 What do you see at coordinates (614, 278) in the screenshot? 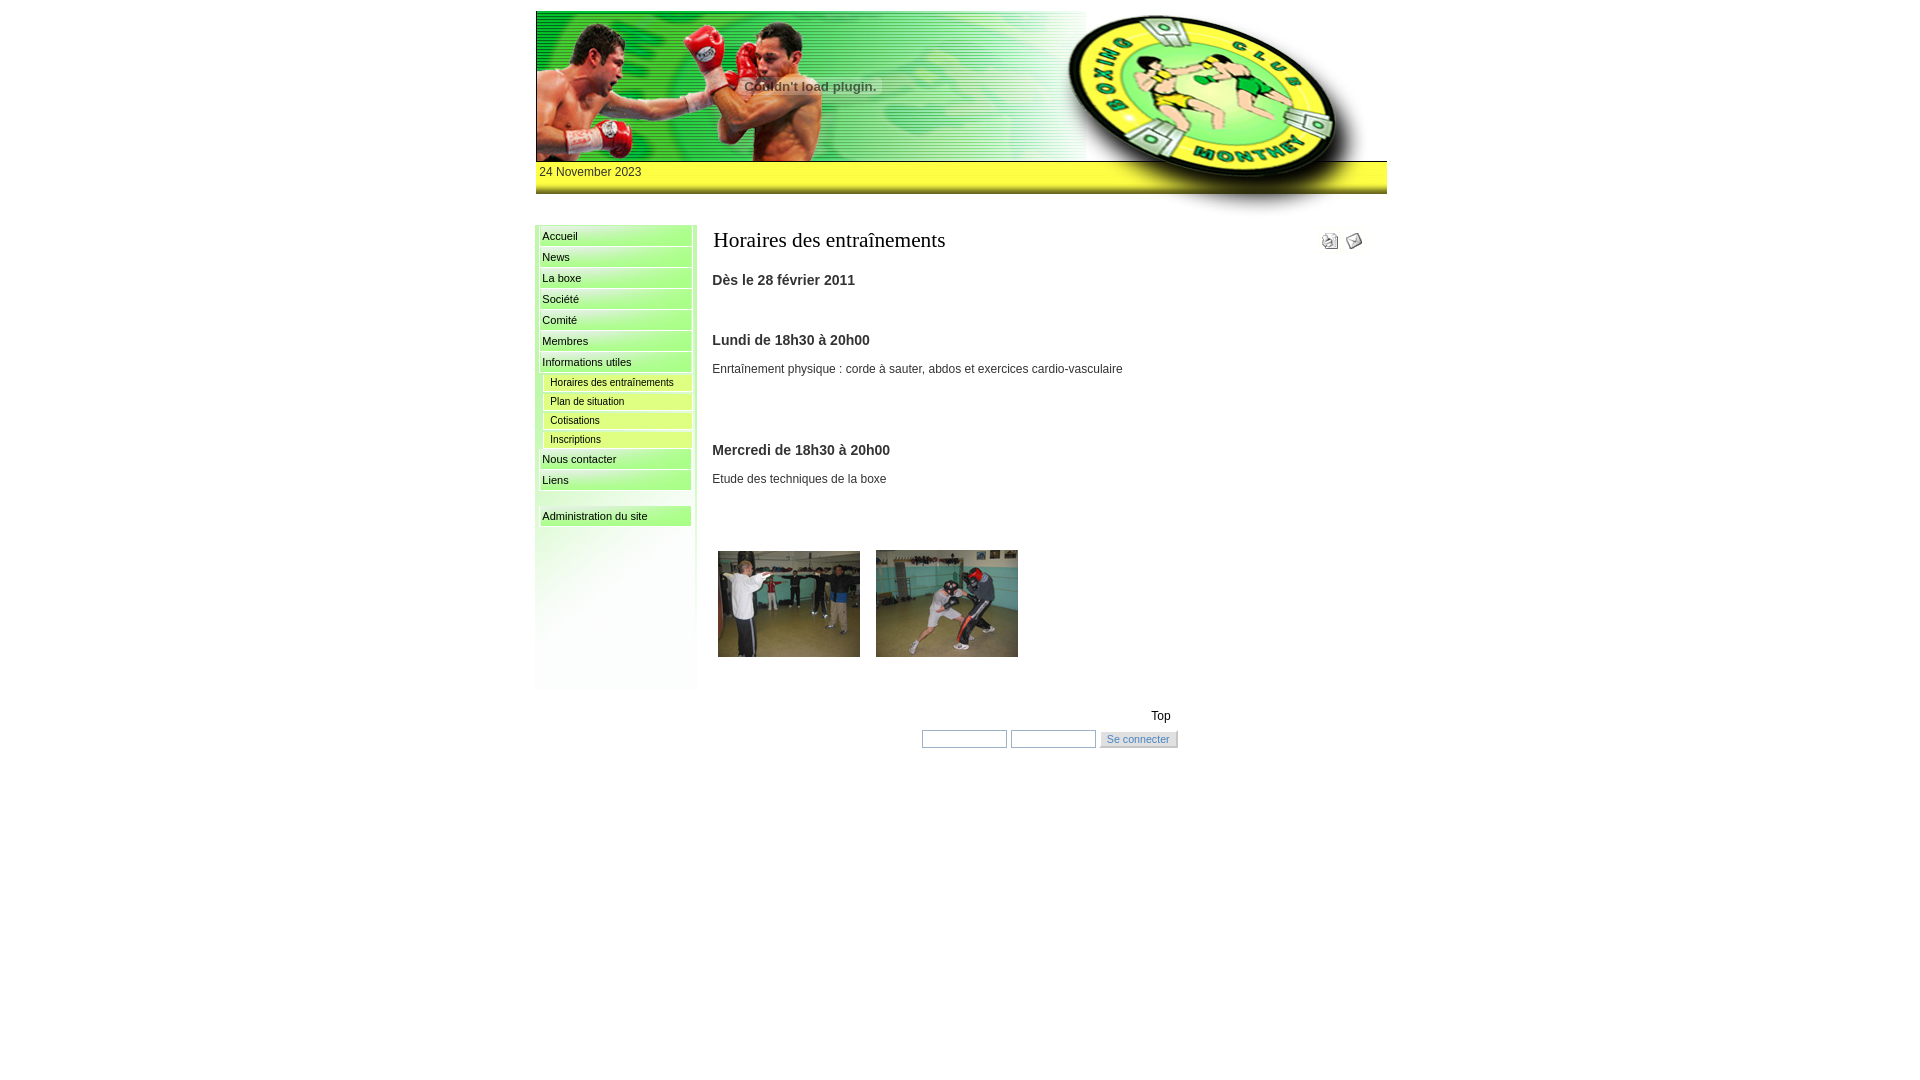
I see `'La boxe'` at bounding box center [614, 278].